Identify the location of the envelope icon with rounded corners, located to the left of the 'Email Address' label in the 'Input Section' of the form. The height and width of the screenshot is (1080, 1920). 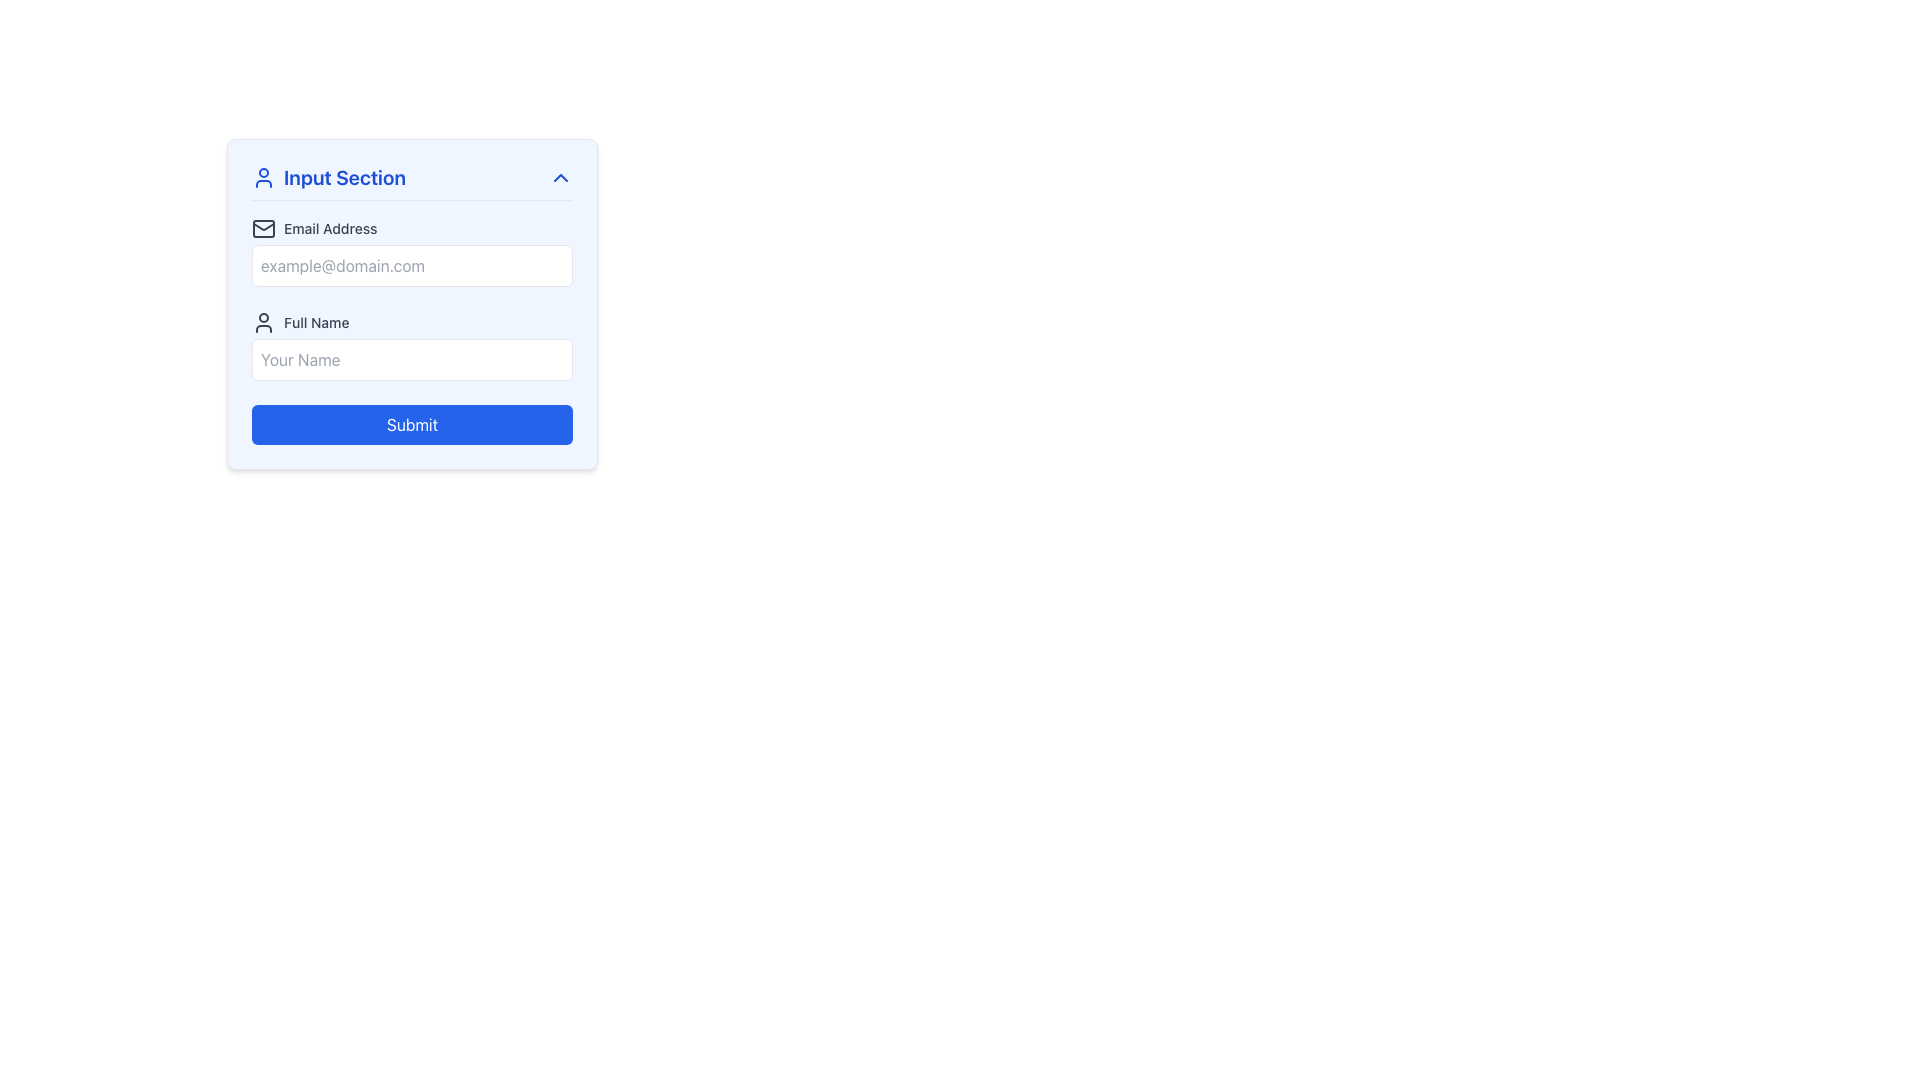
(263, 227).